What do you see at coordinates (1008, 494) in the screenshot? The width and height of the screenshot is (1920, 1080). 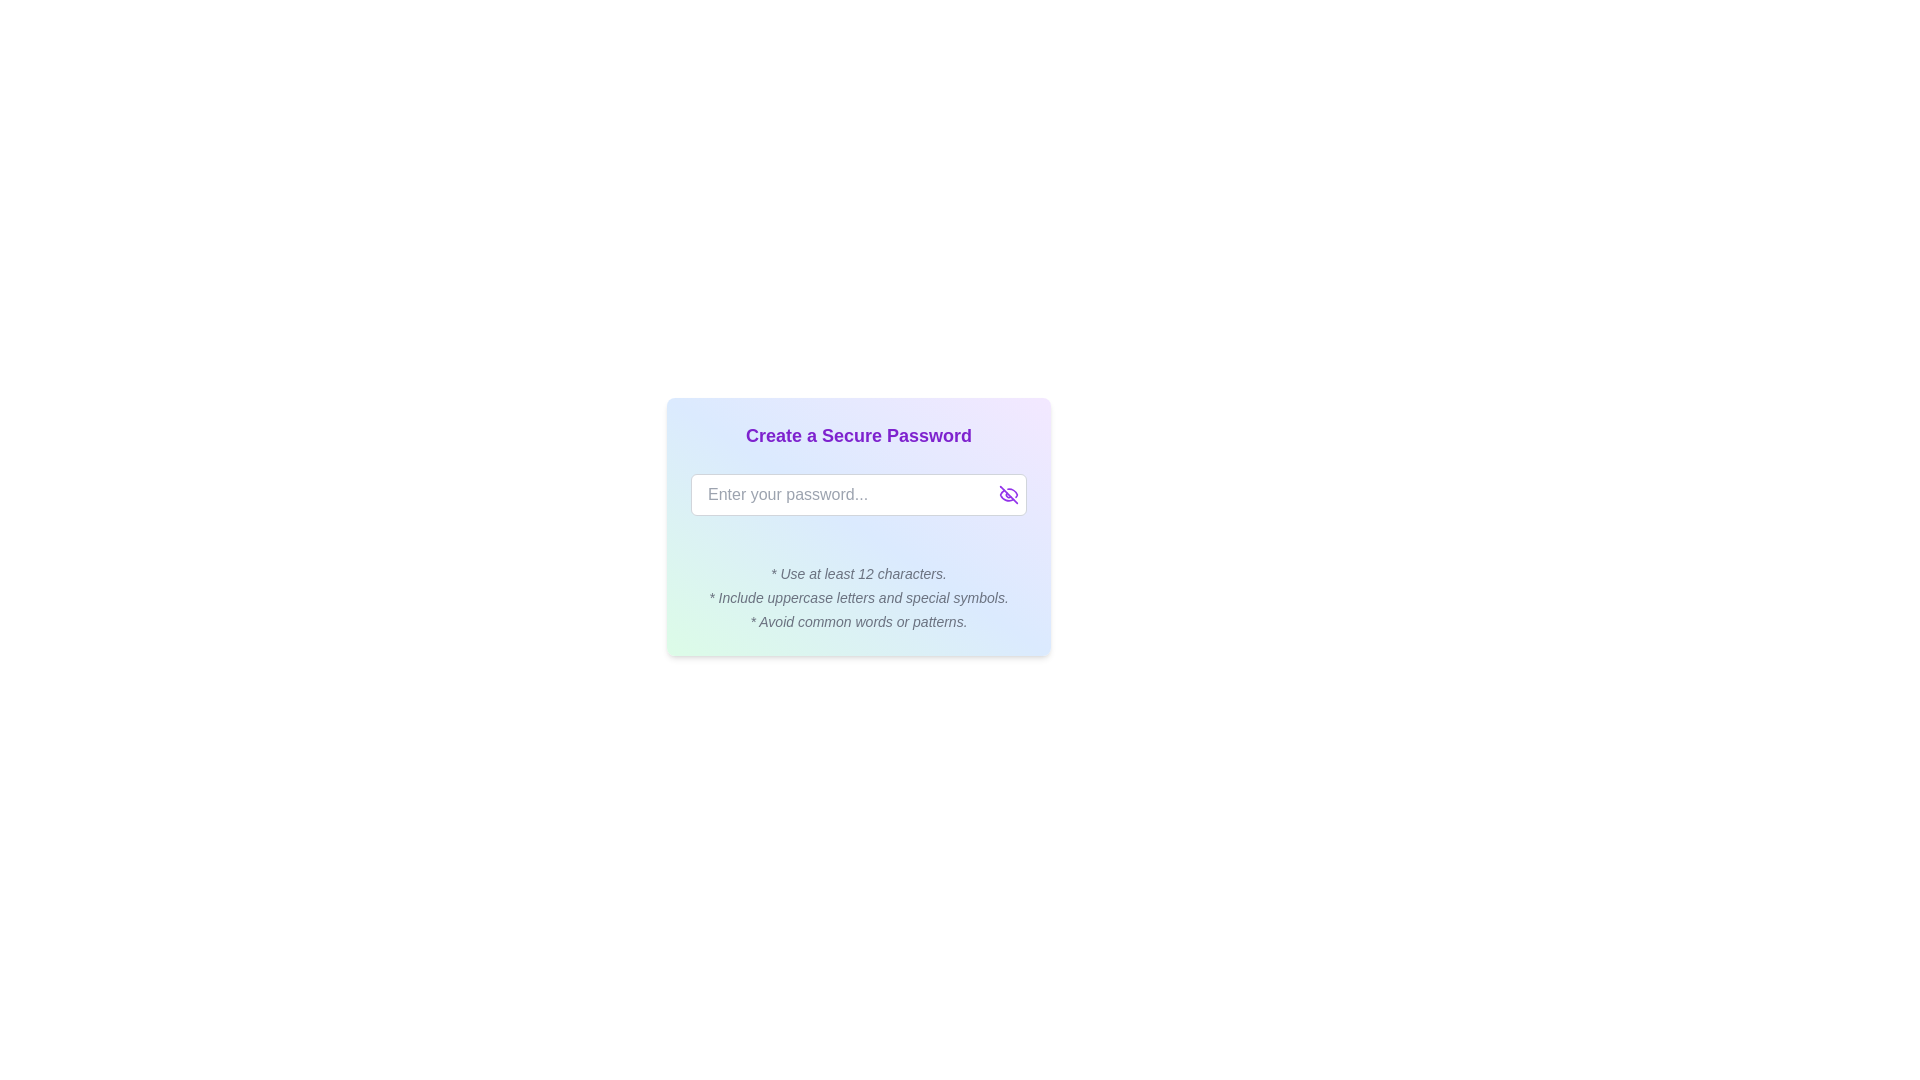 I see `the visibility toggle button for the password input field located on the right side of the password text input box` at bounding box center [1008, 494].